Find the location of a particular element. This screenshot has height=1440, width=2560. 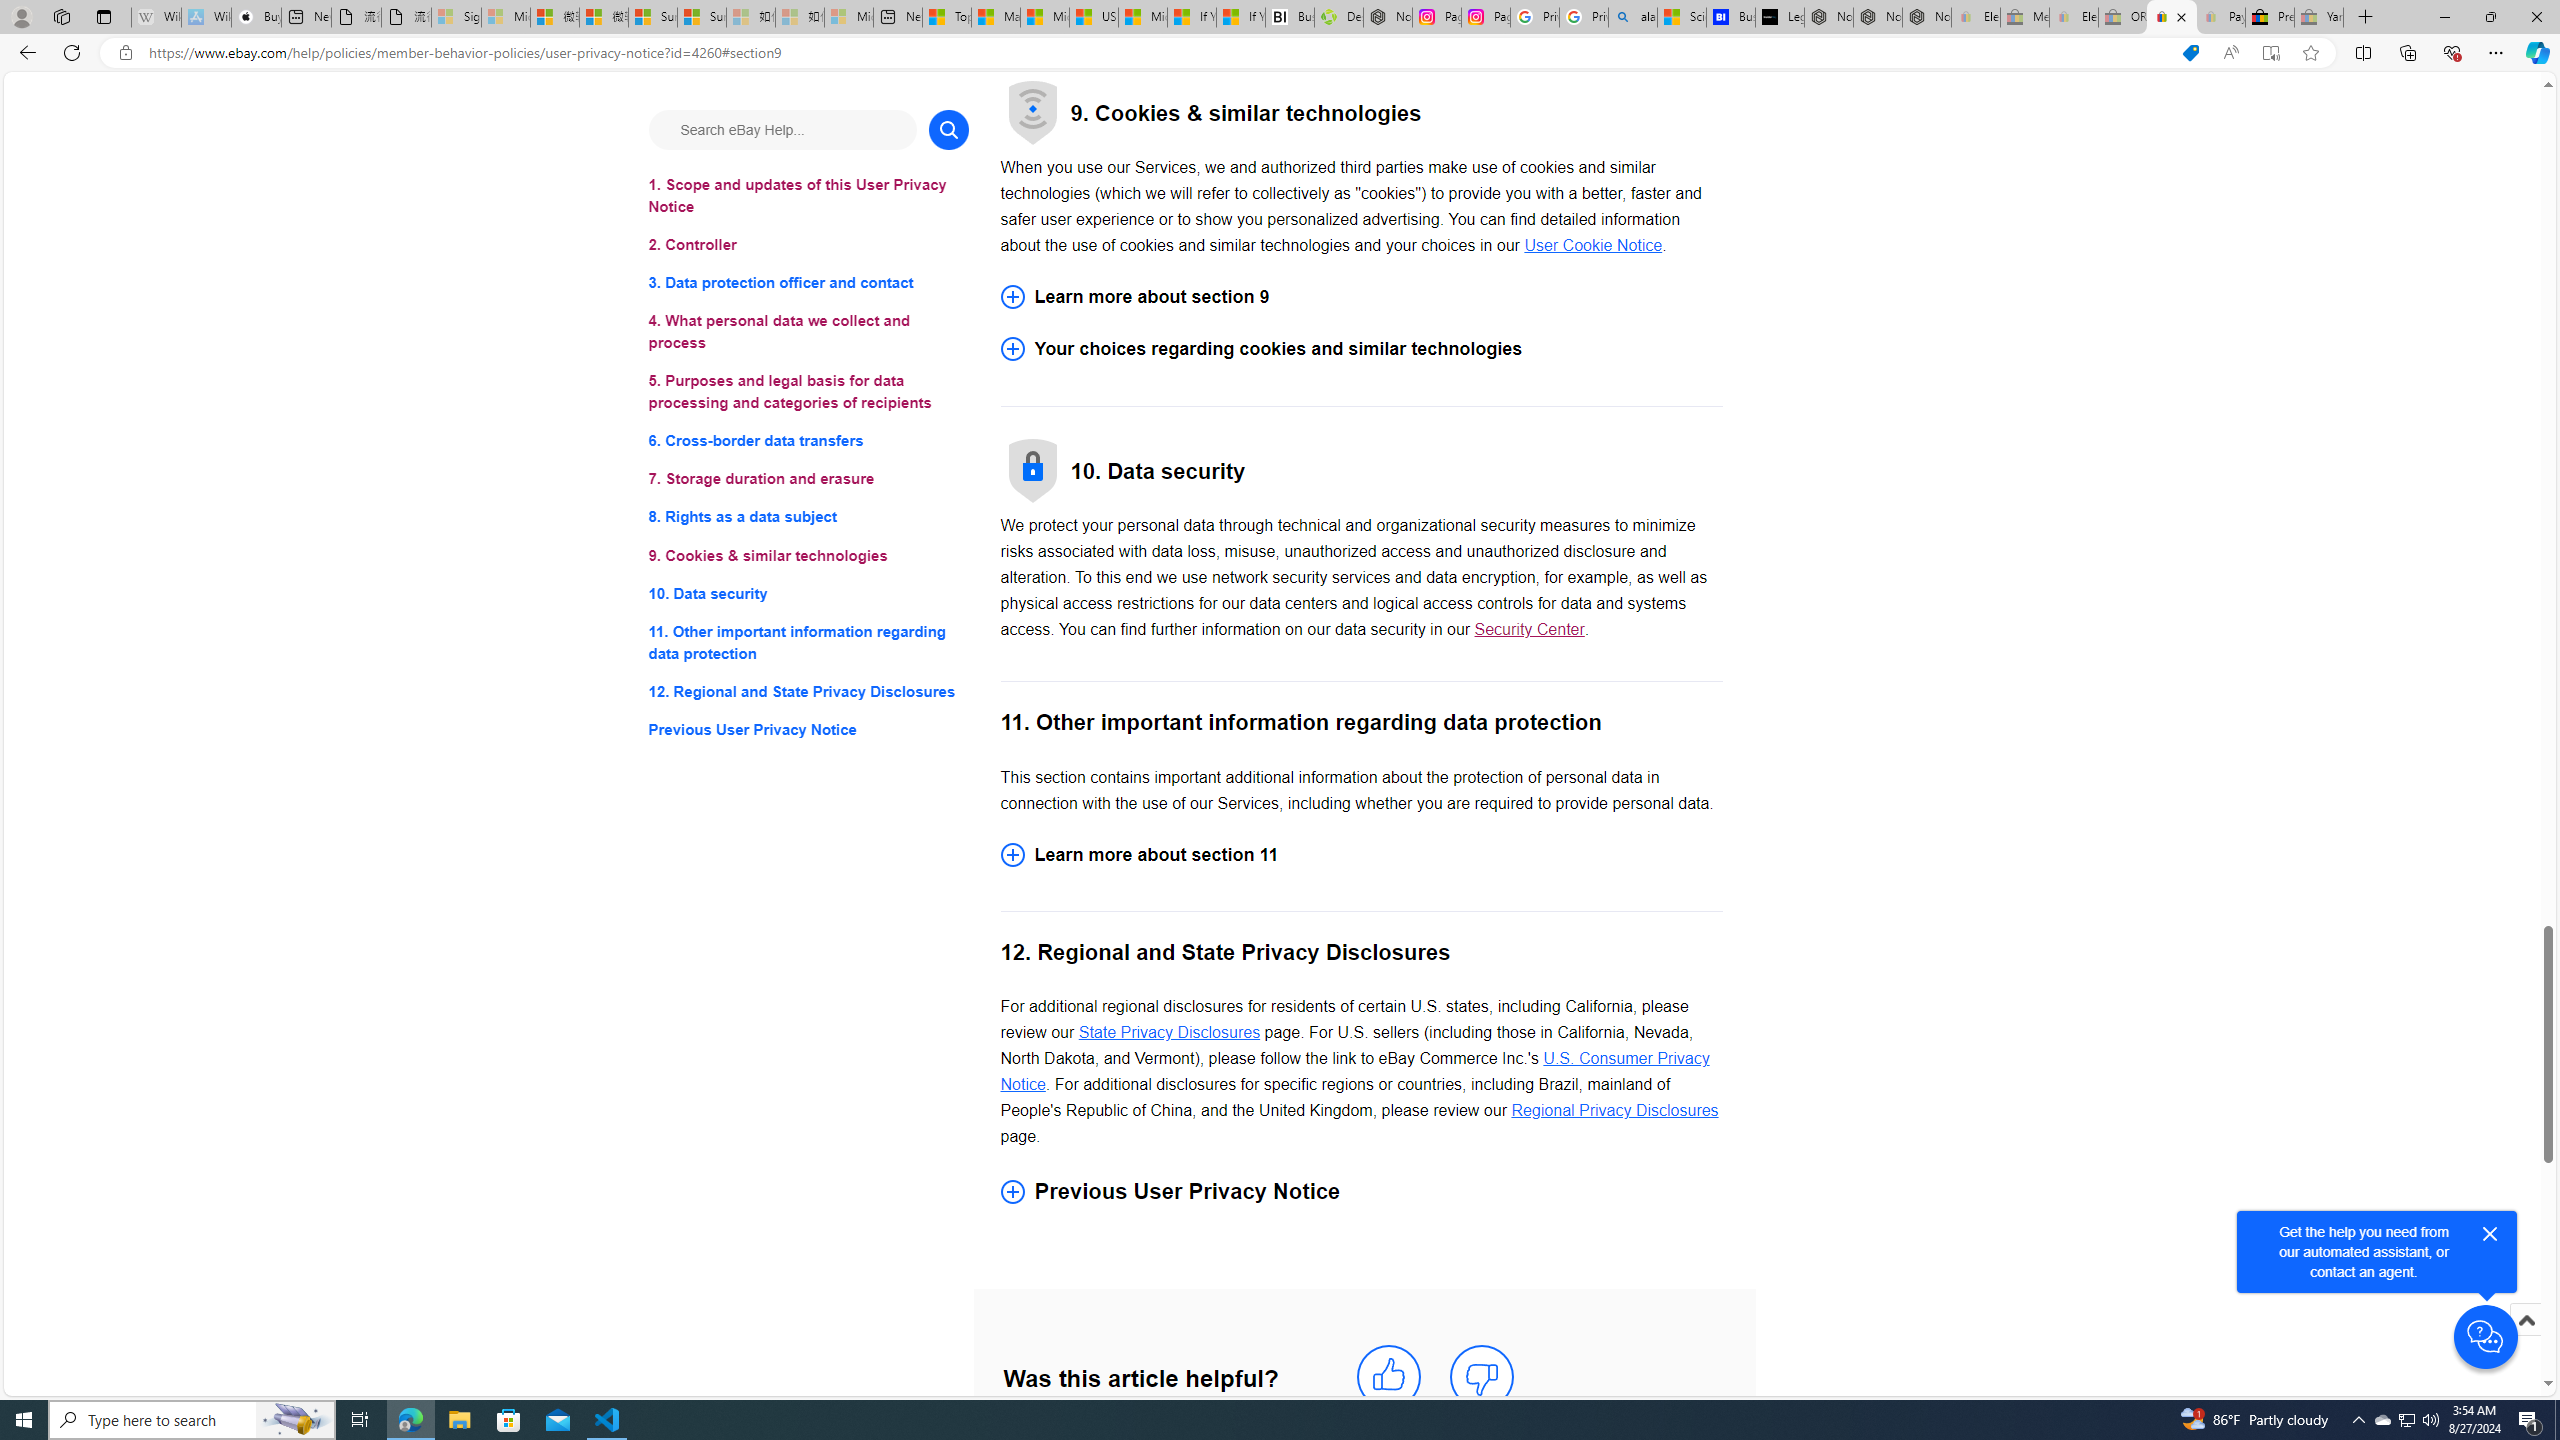

'7. Storage duration and erasure' is located at coordinates (807, 478).